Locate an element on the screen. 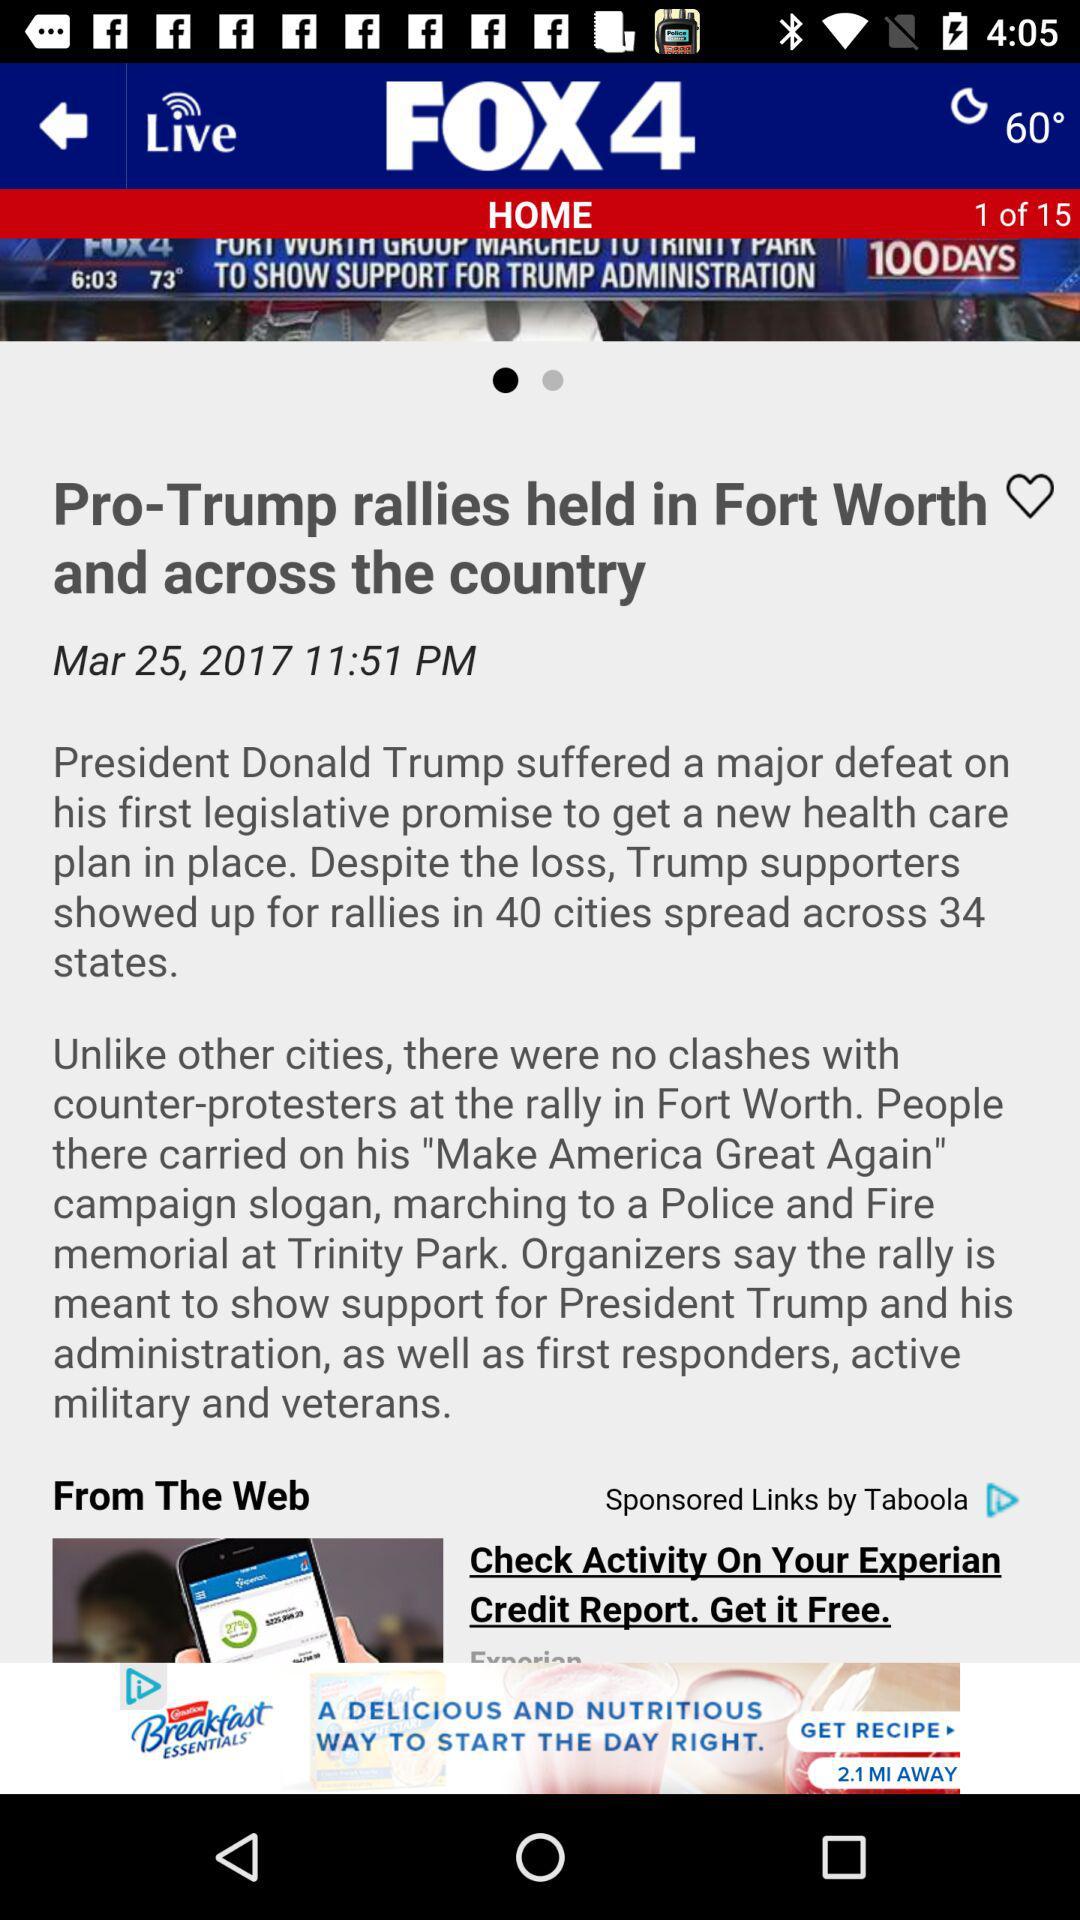 Image resolution: width=1080 pixels, height=1920 pixels. like is located at coordinates (1017, 496).